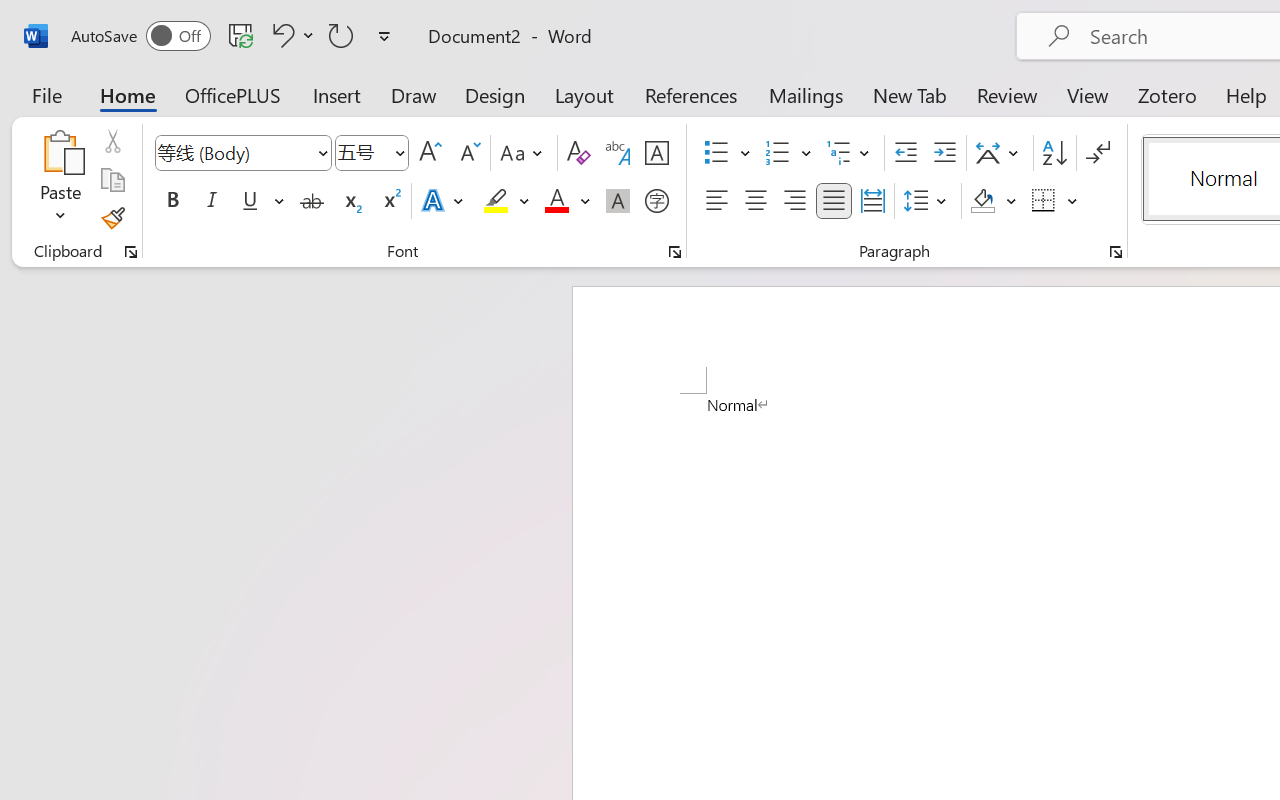 This screenshot has height=800, width=1280. I want to click on 'Home', so click(127, 94).